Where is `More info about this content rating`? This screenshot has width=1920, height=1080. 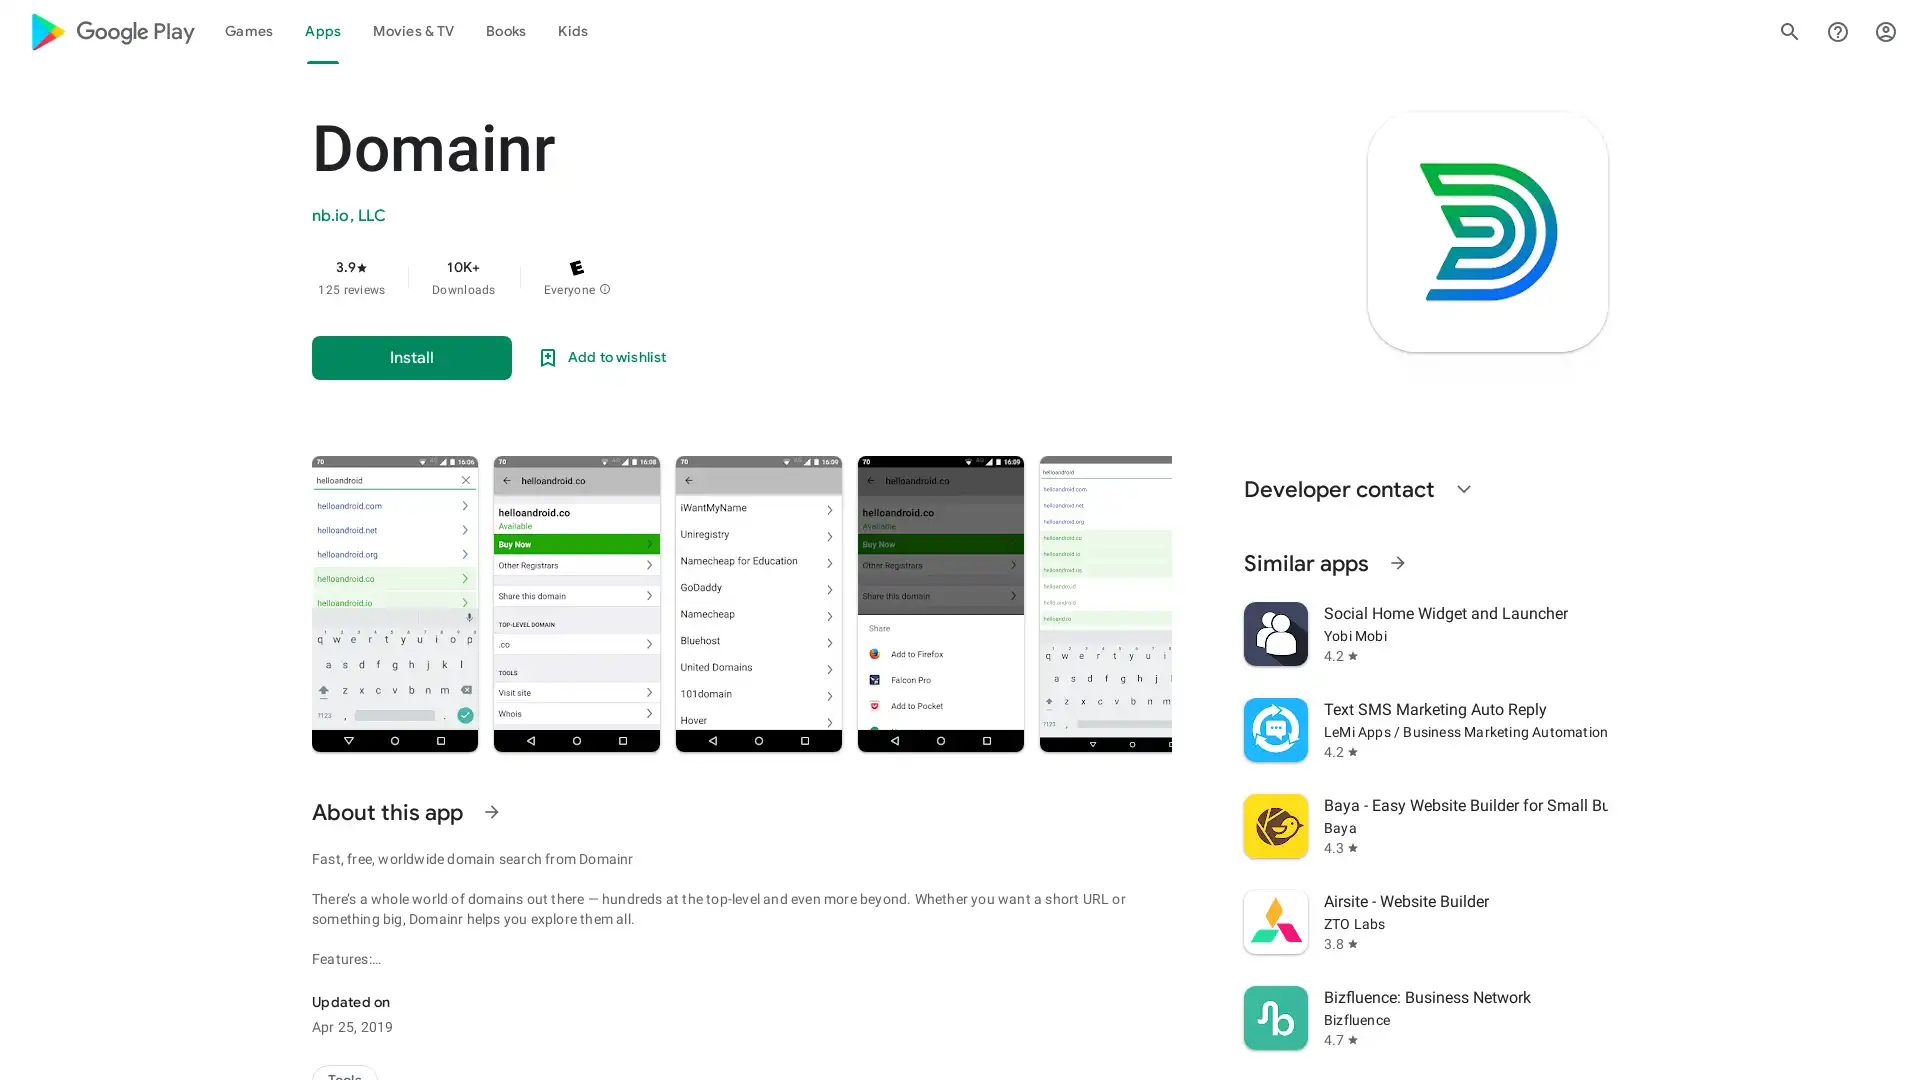
More info about this content rating is located at coordinates (603, 289).